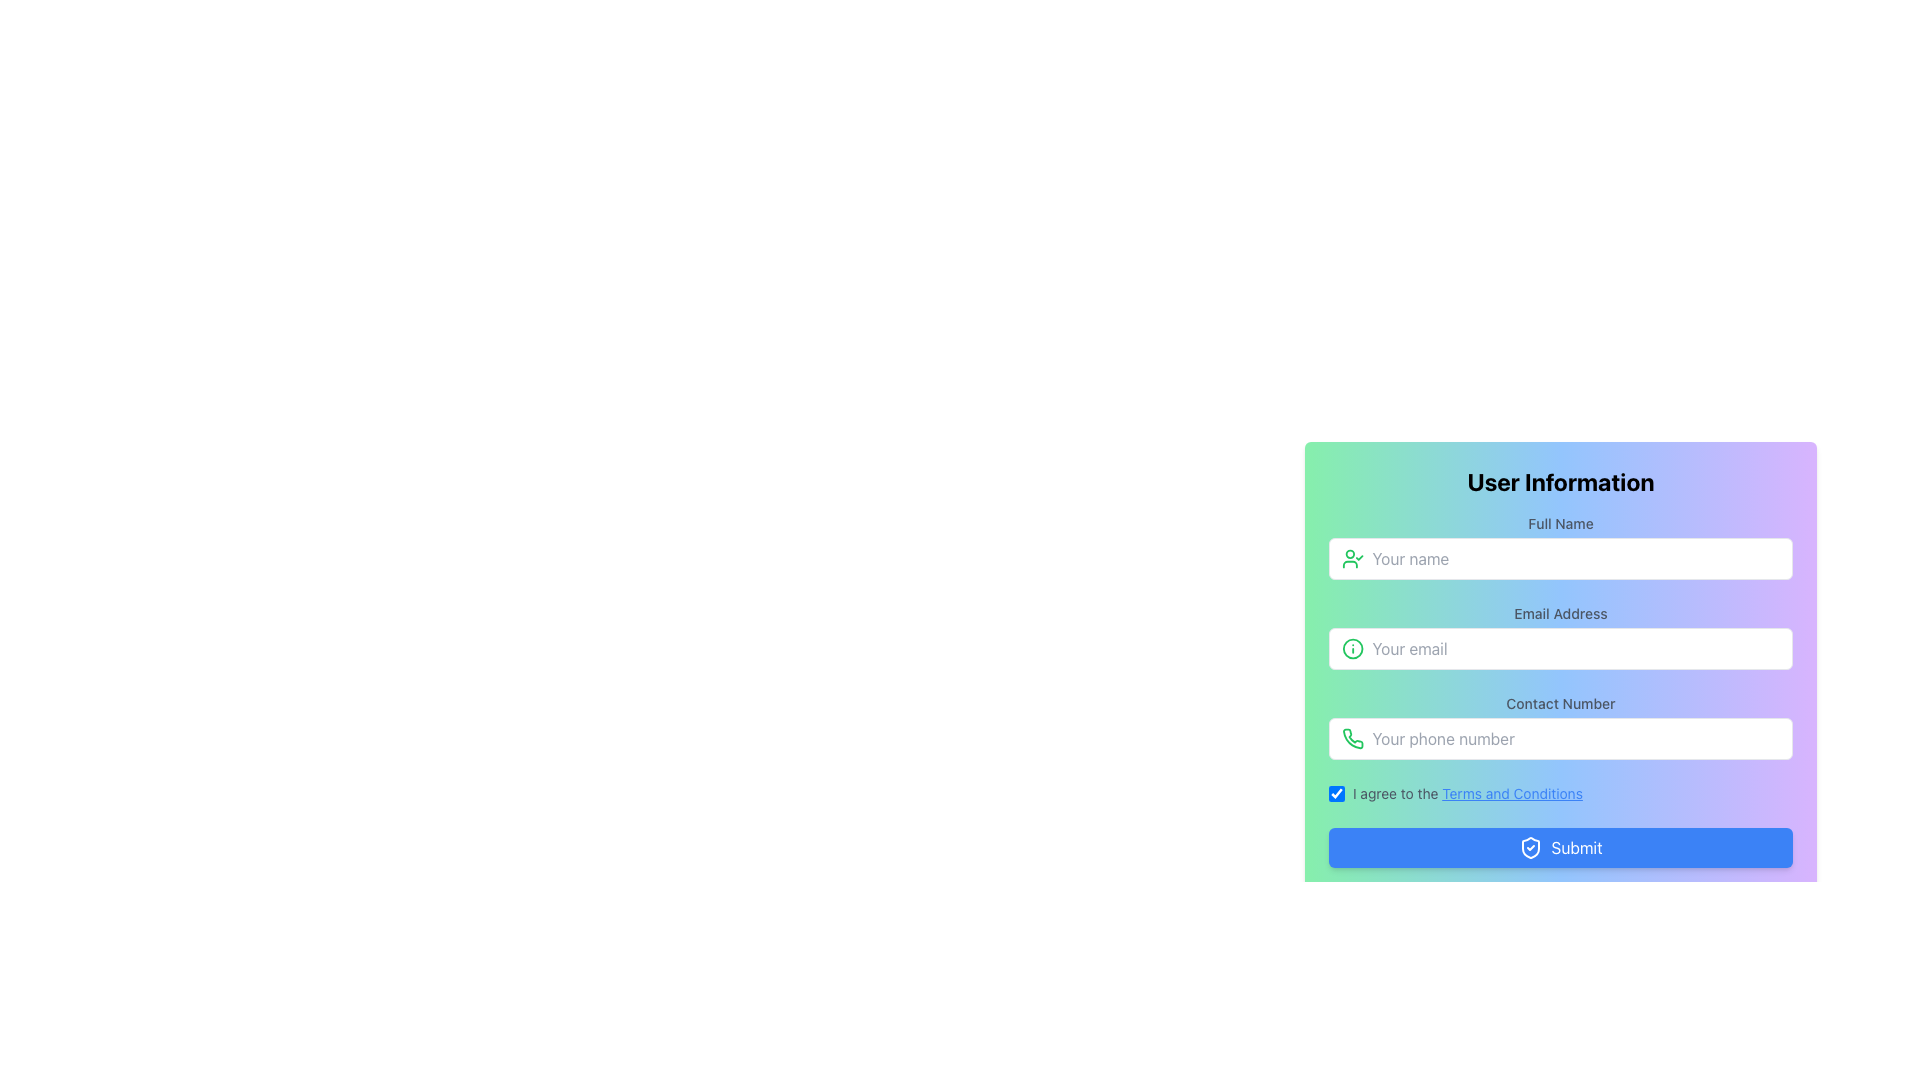  What do you see at coordinates (1559, 848) in the screenshot?
I see `the submit button located at the bottom of the user information form to observe a style change` at bounding box center [1559, 848].